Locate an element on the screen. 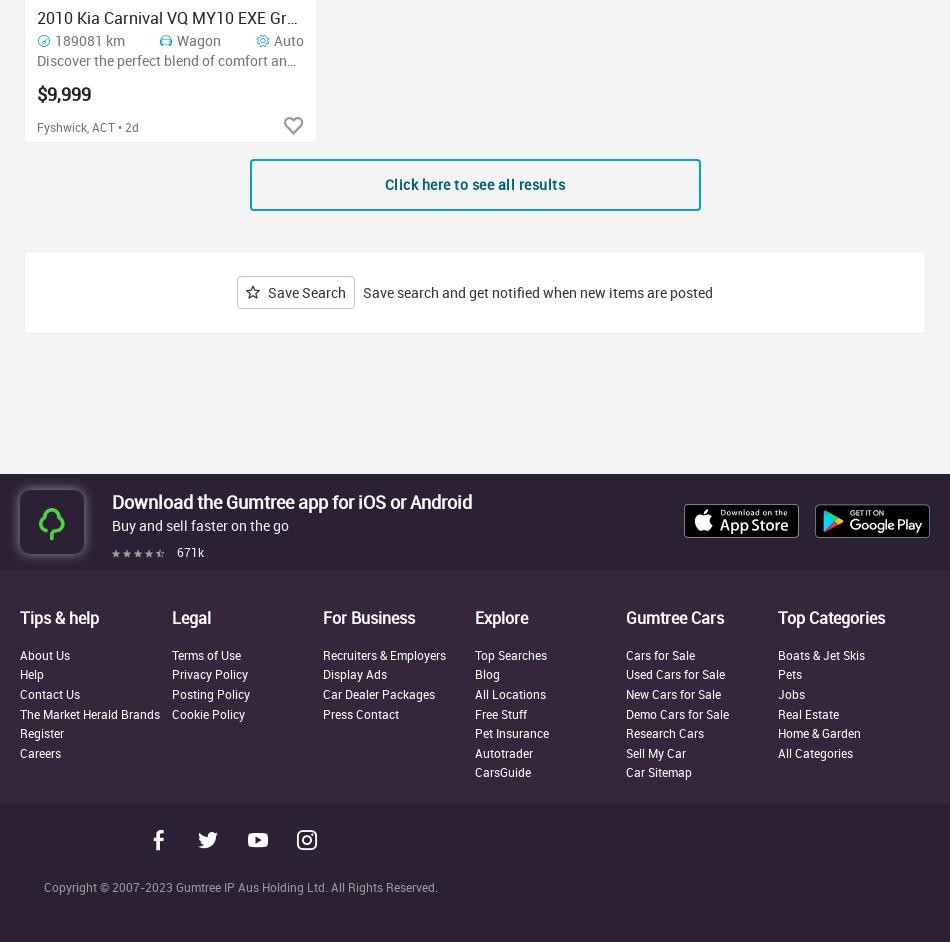 This screenshot has height=942, width=950. 'Posting Policy' is located at coordinates (210, 693).